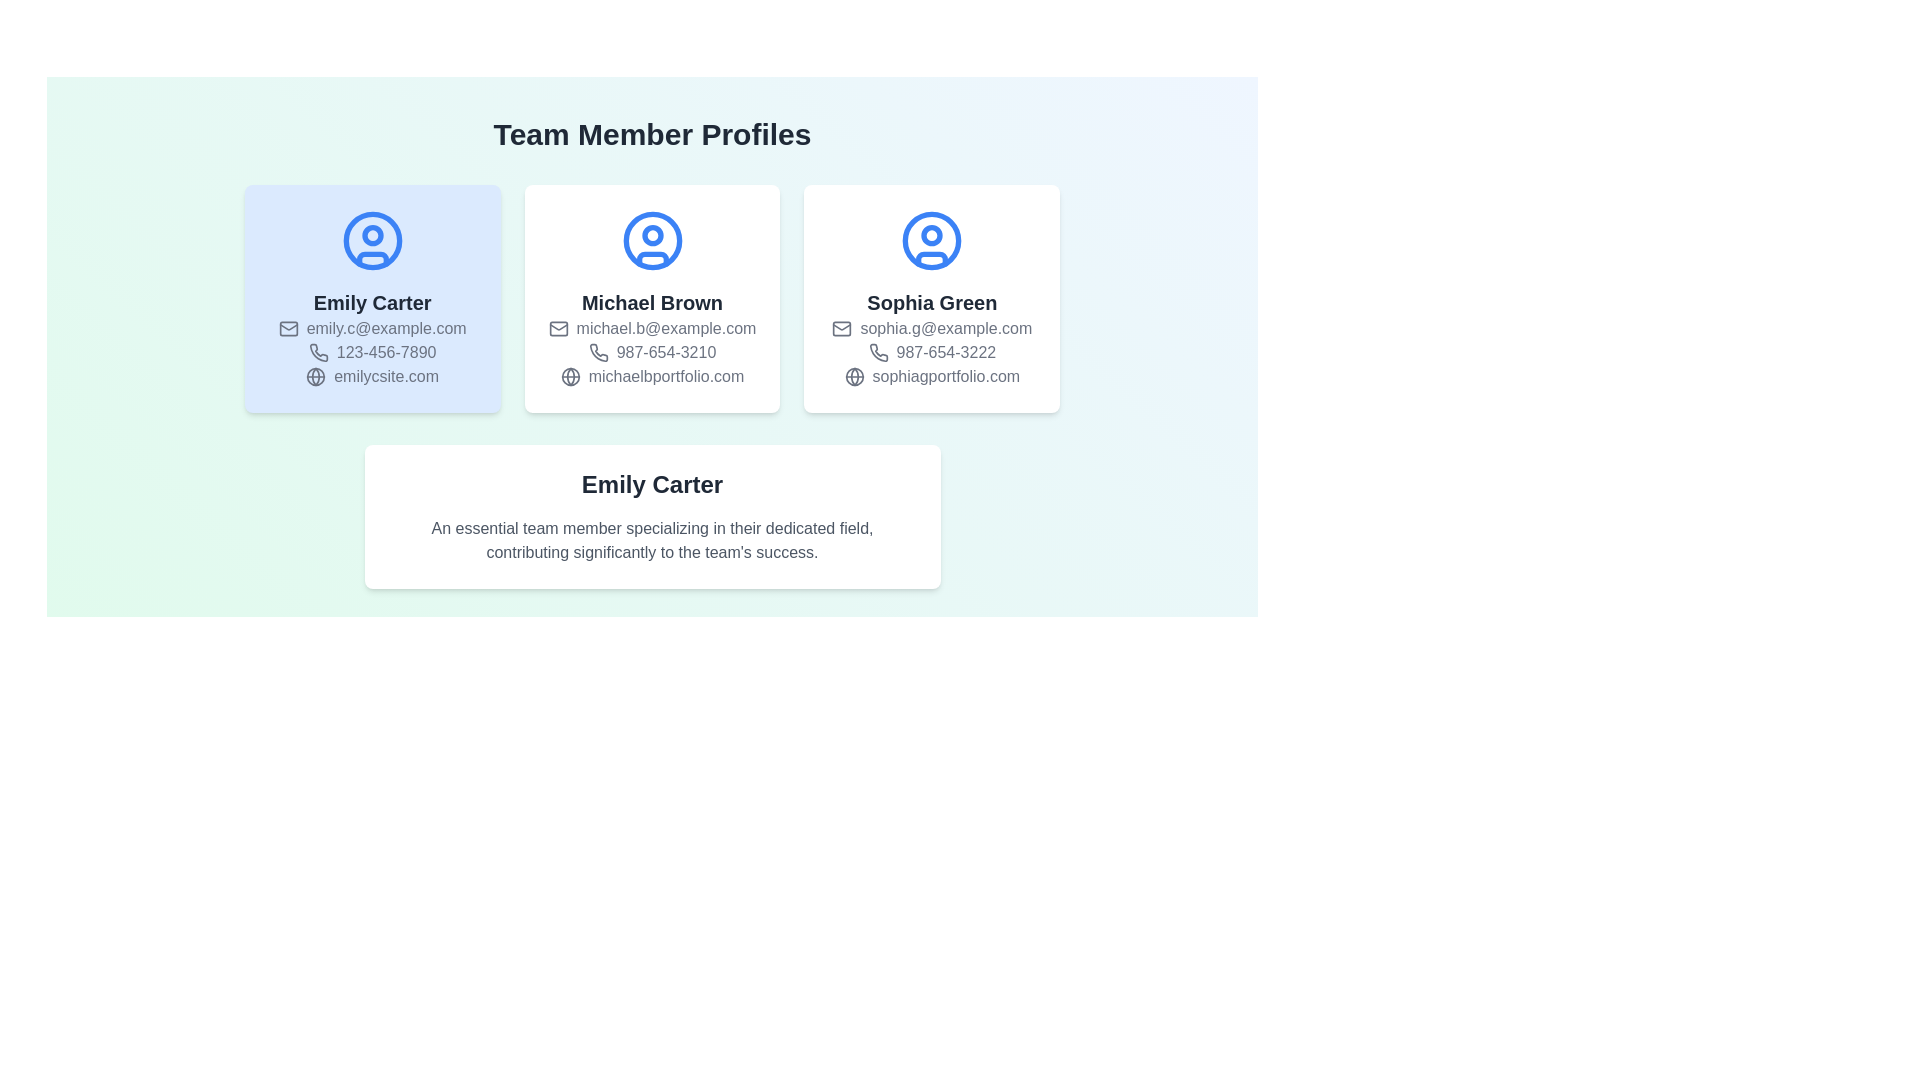 The image size is (1920, 1080). What do you see at coordinates (558, 327) in the screenshot?
I see `the icon that visually indicates the email address field, located to the left of the email address 'michael.b@example.com' in the second profile card for 'Michael Brown'` at bounding box center [558, 327].